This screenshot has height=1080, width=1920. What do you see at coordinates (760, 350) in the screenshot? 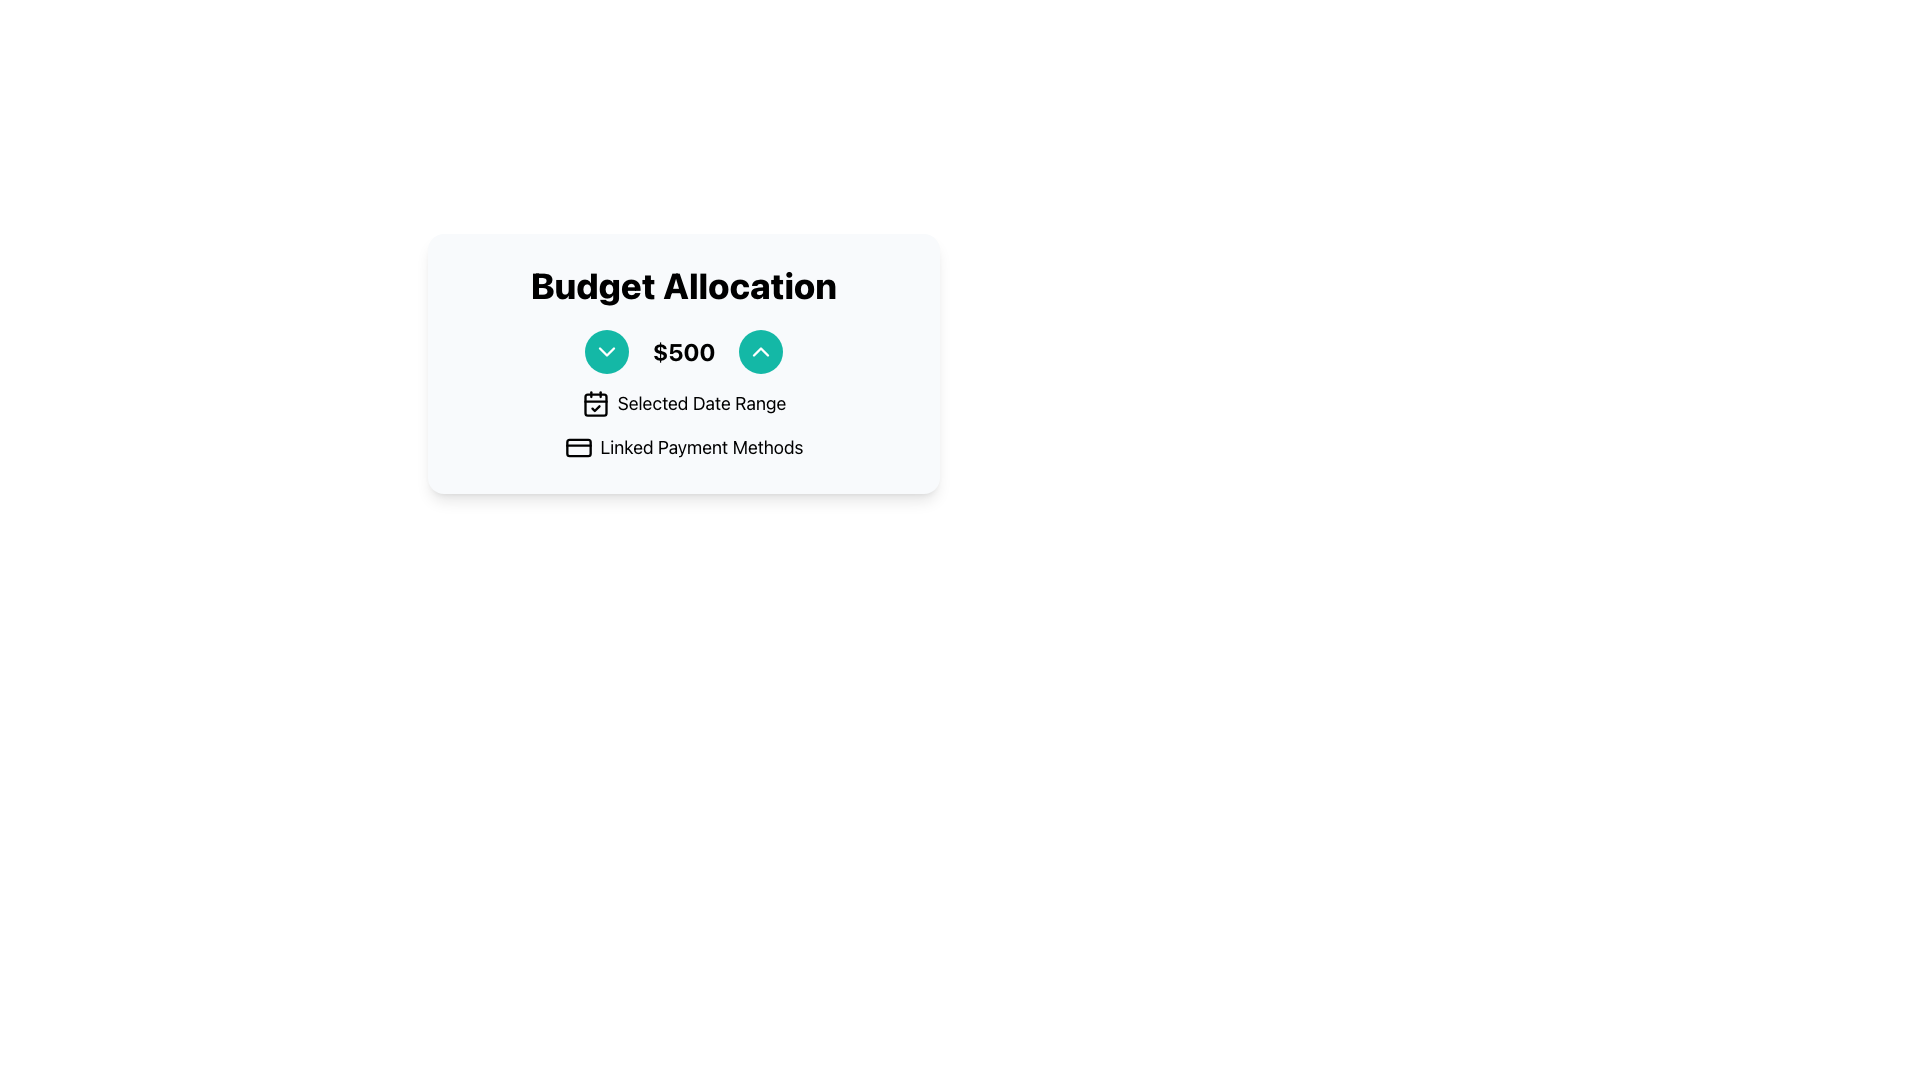
I see `the upward chevron button located to the right of the '$500' text` at bounding box center [760, 350].